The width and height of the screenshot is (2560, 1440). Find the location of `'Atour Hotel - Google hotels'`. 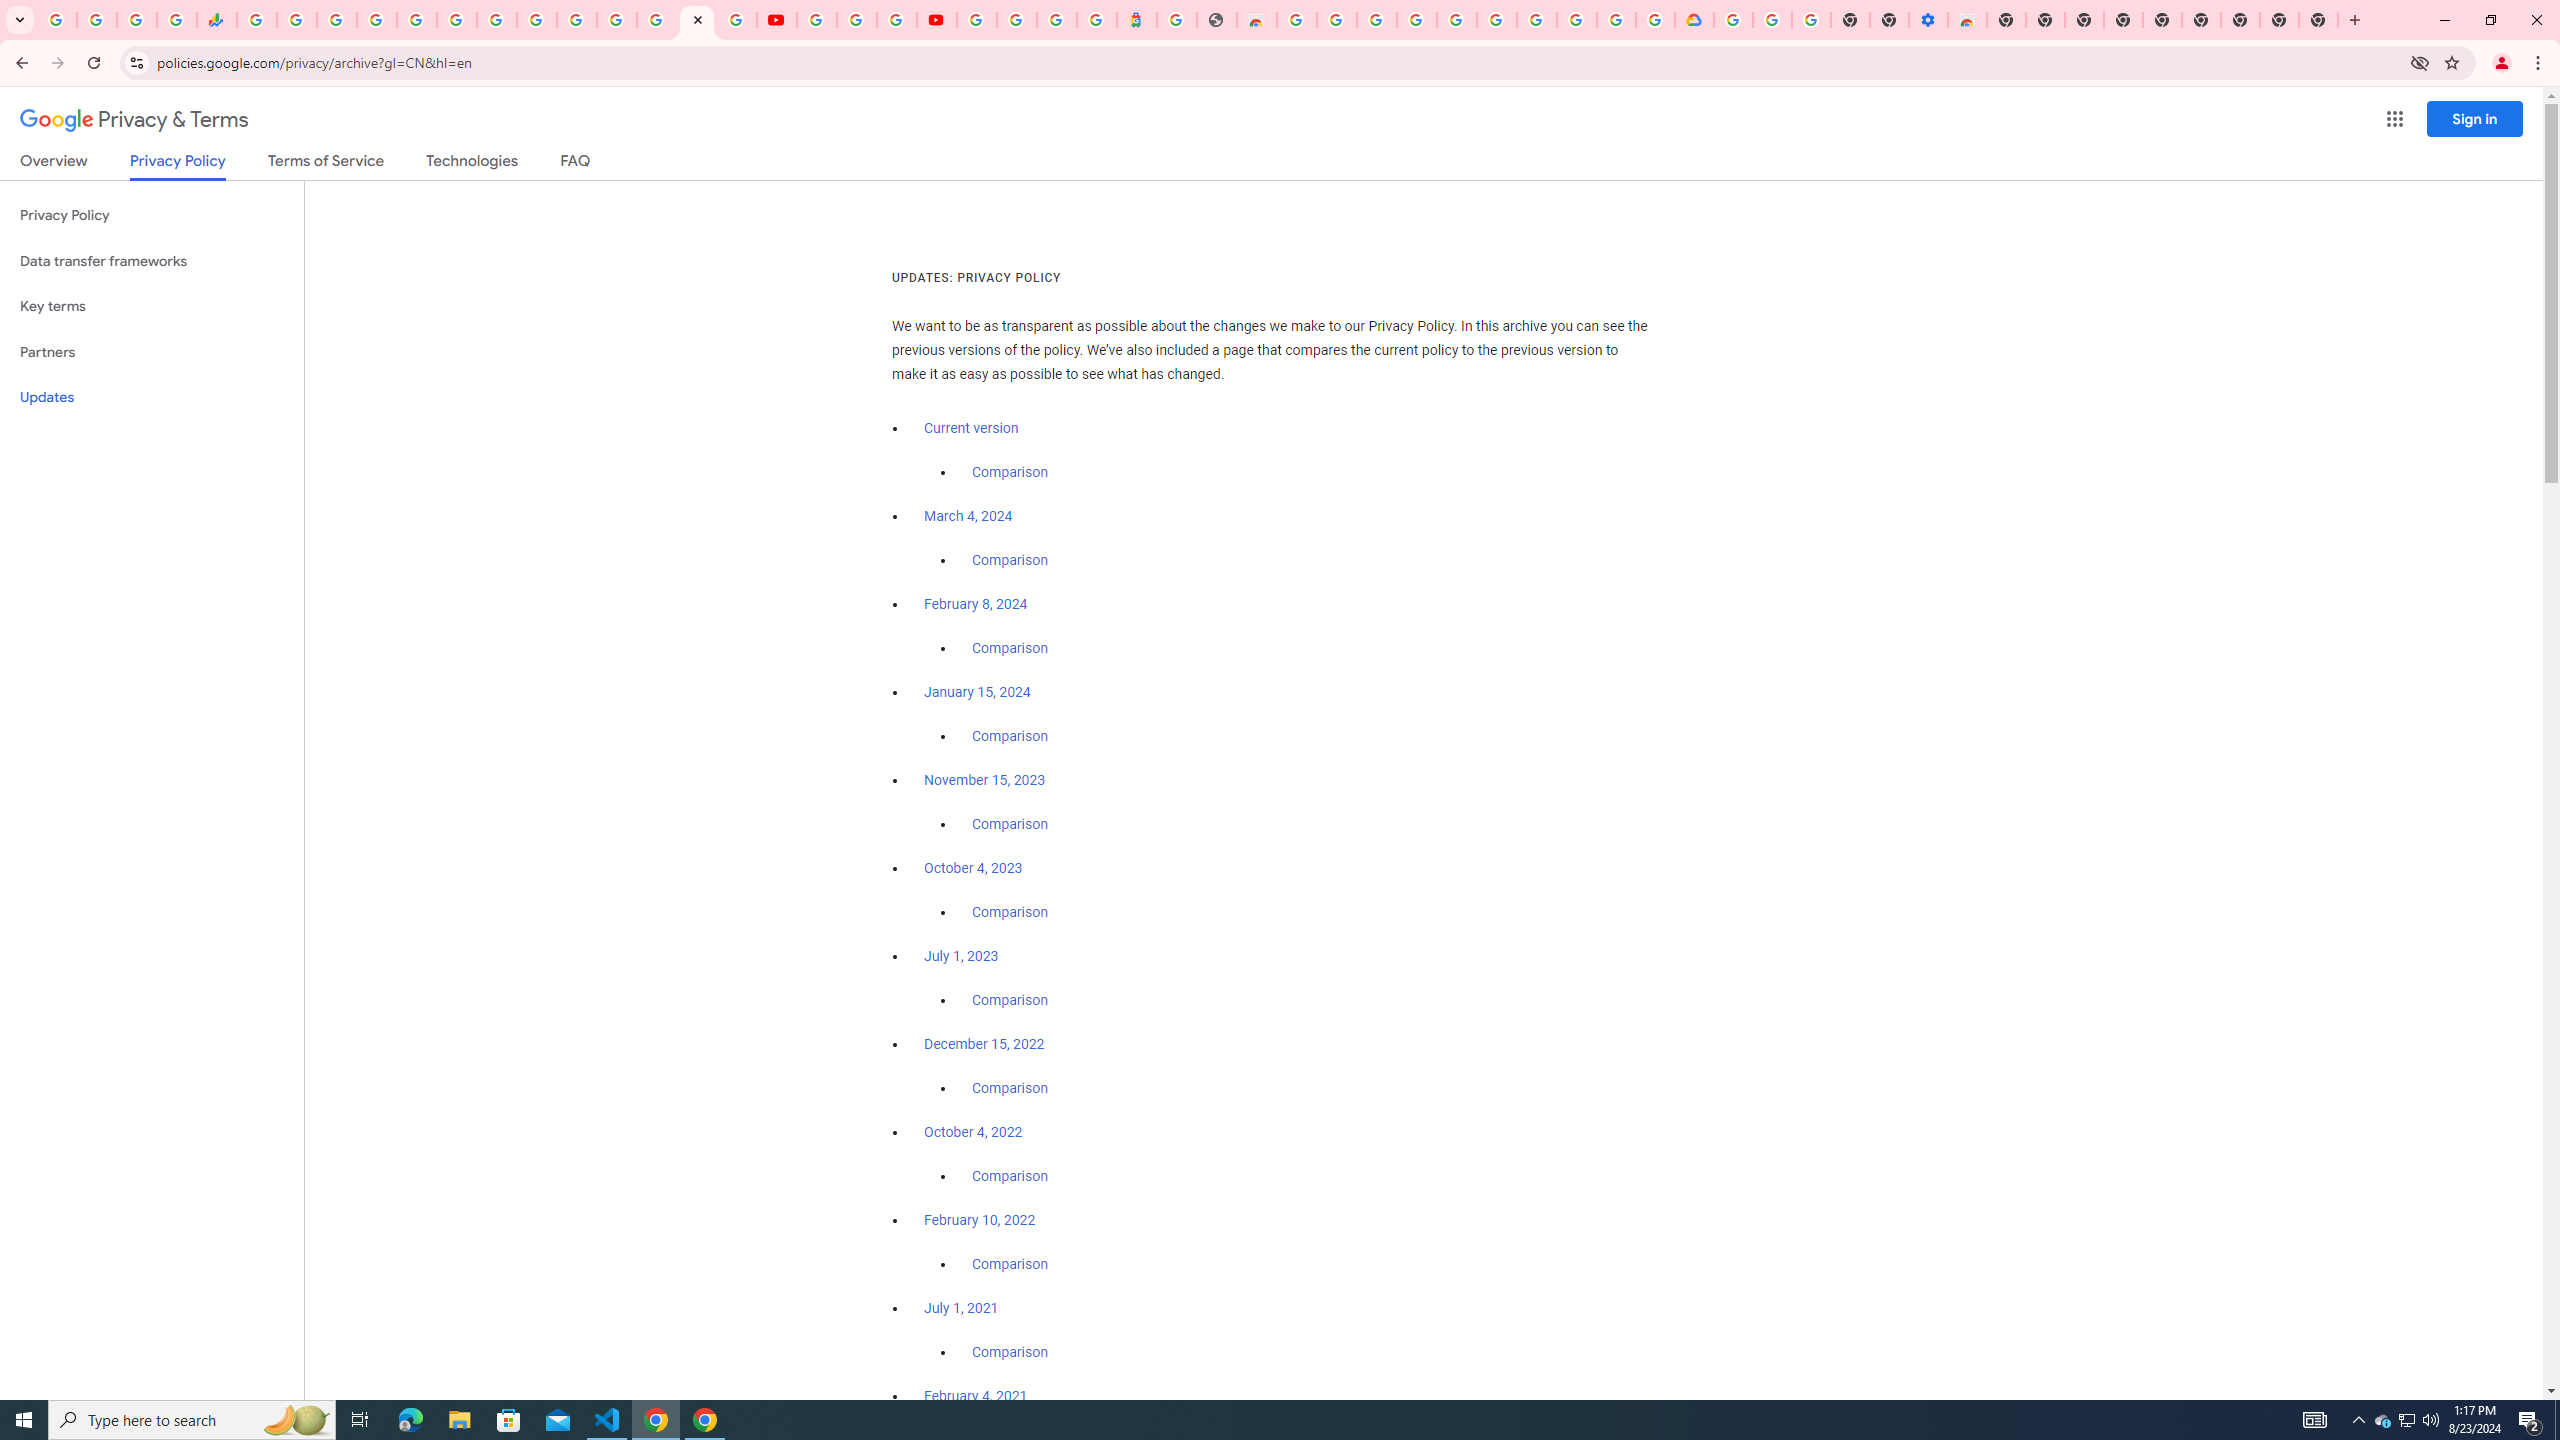

'Atour Hotel - Google hotels' is located at coordinates (1136, 19).